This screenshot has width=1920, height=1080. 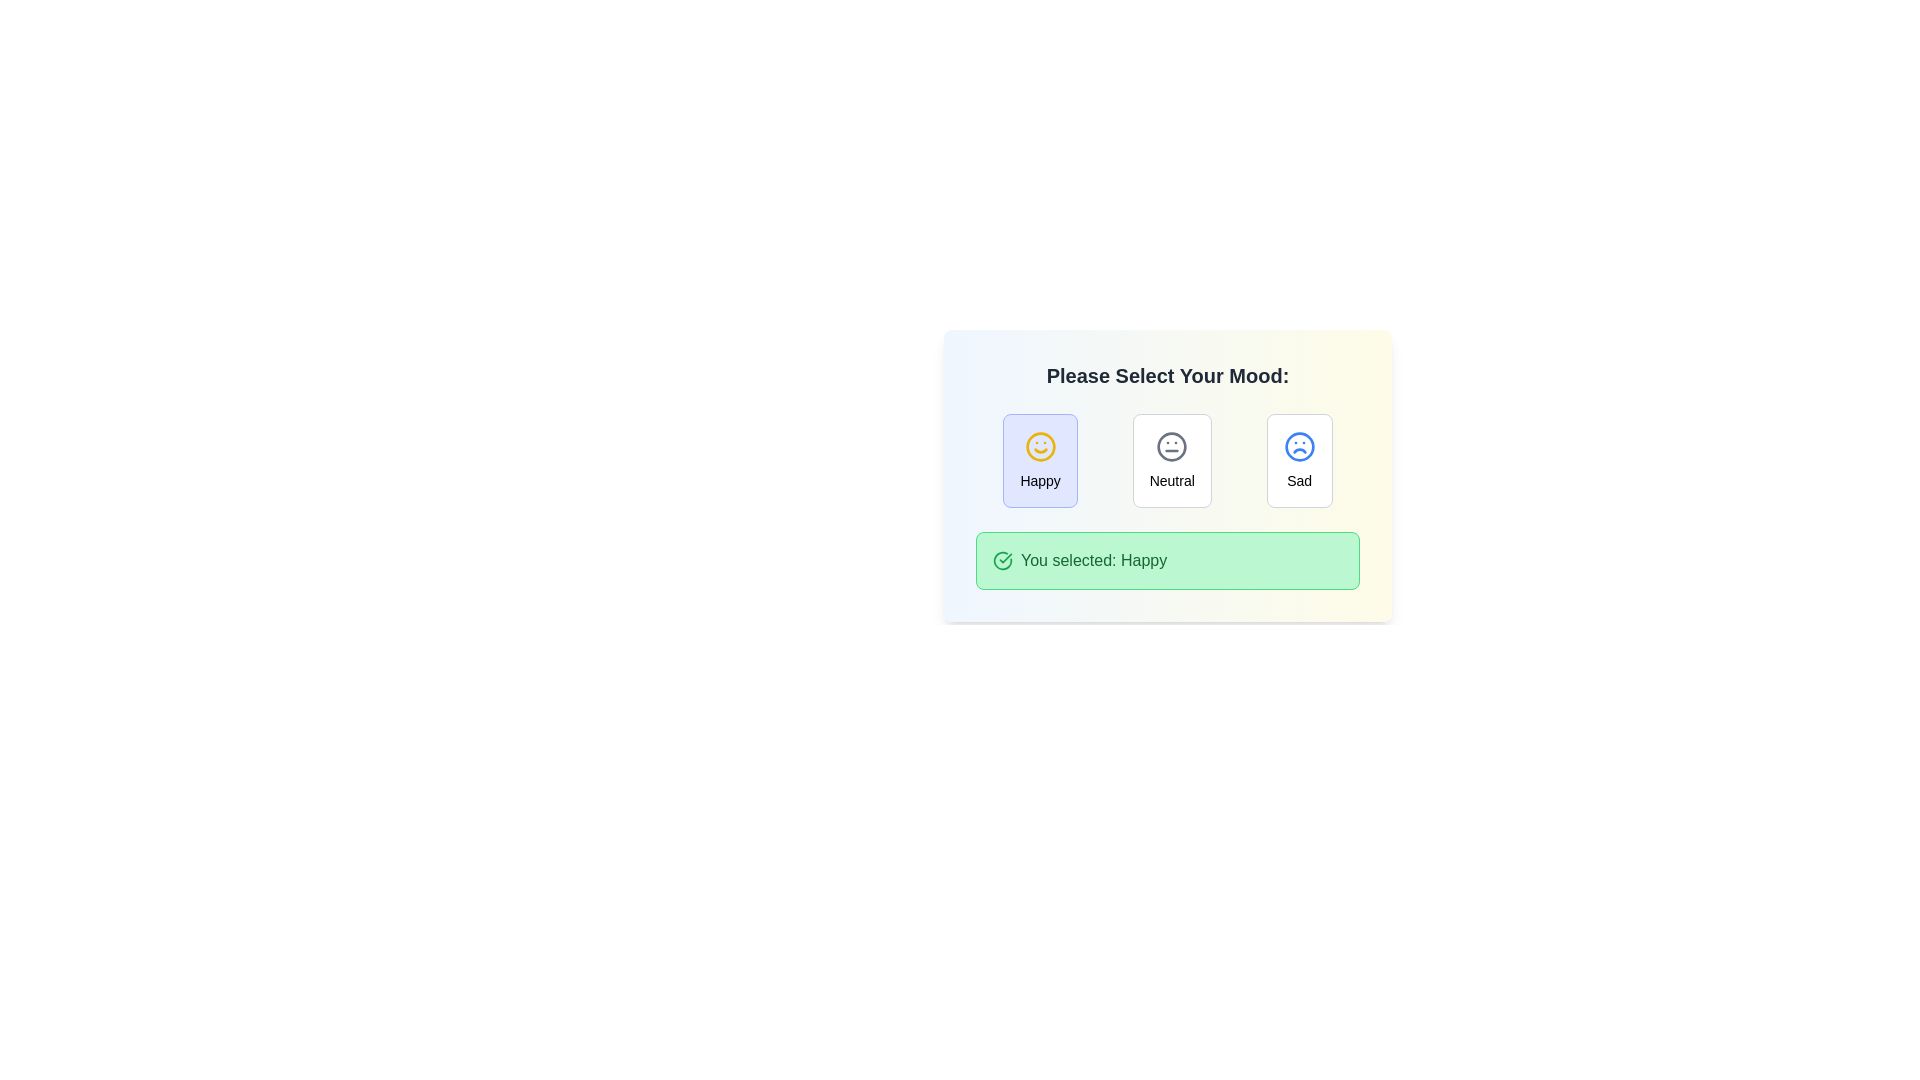 What do you see at coordinates (1040, 446) in the screenshot?
I see `the 'Happy' mood icon, which visually represents the happy emotion selection option located directly above the text label 'Happy'` at bounding box center [1040, 446].